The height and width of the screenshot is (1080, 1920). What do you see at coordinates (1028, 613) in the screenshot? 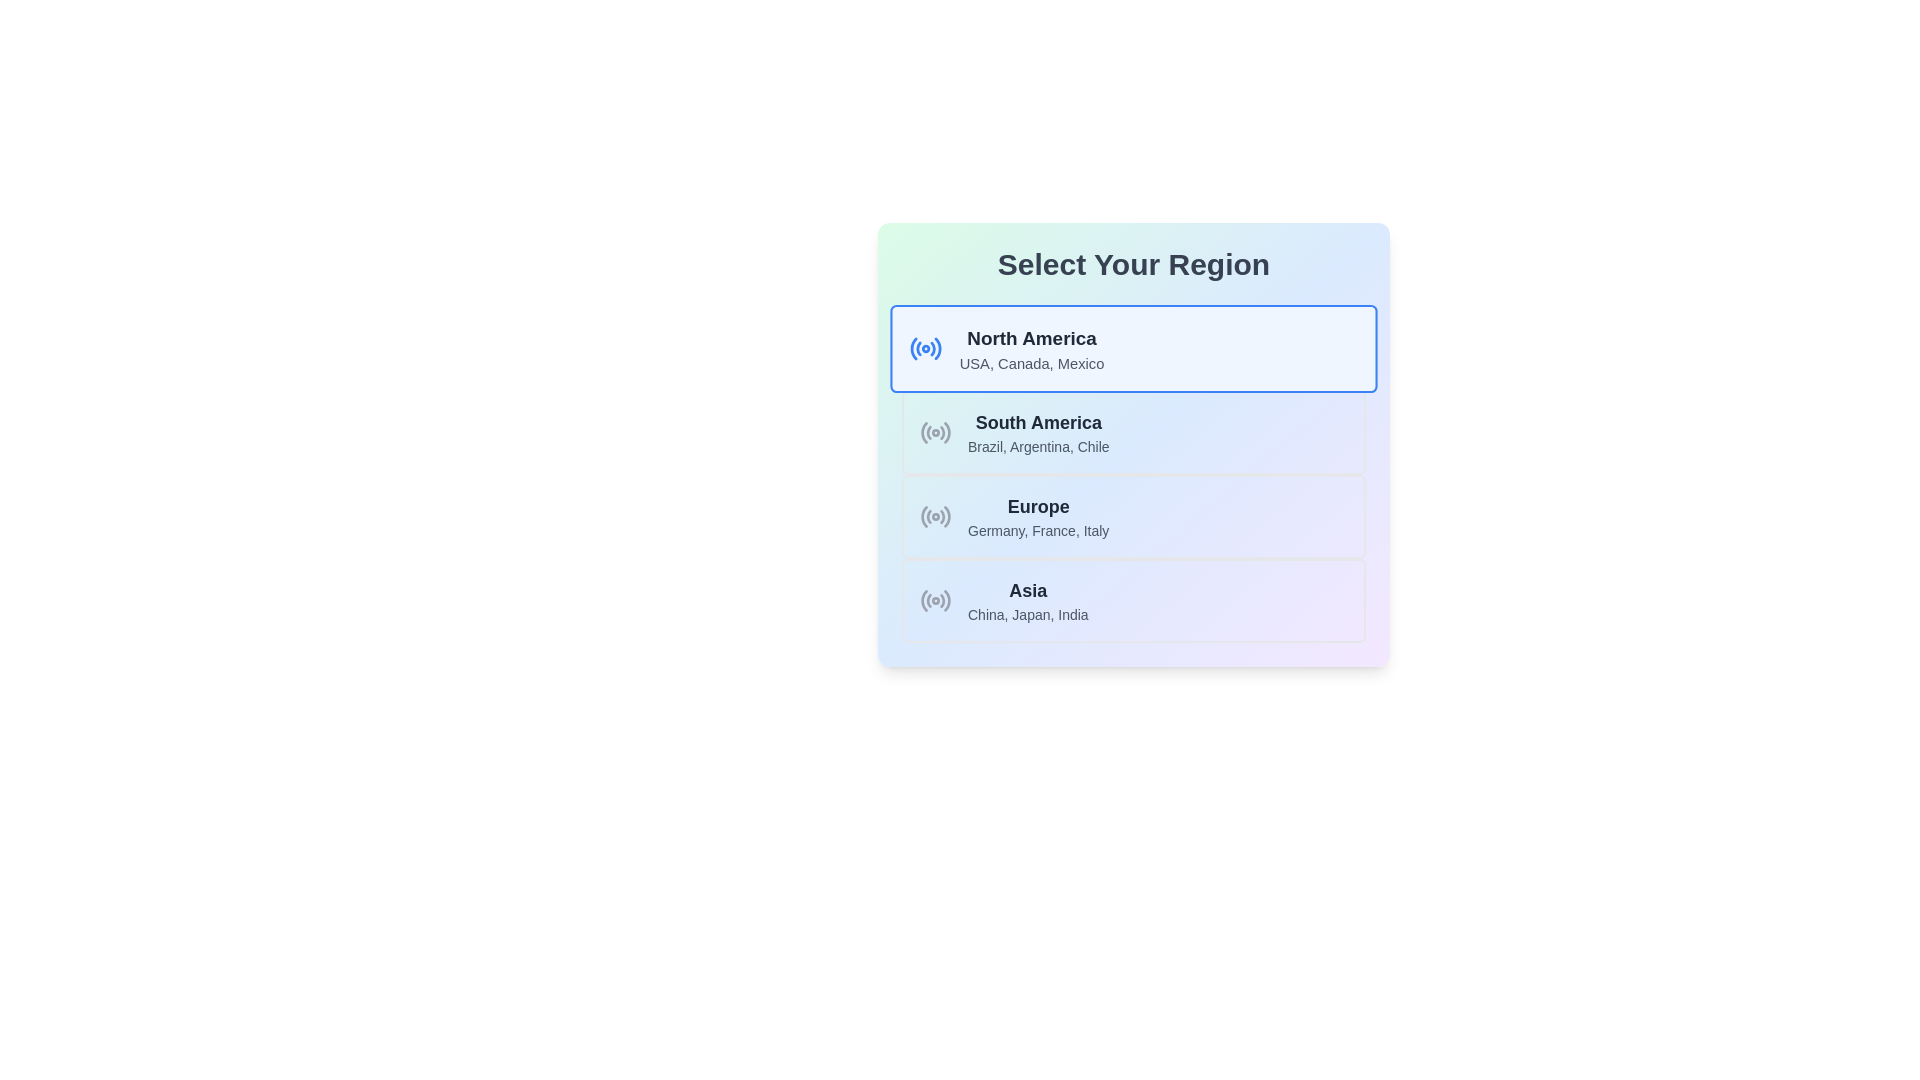
I see `the static text label displaying countries associated with the 'Asia' region, located directly below the heading 'Asia'` at bounding box center [1028, 613].